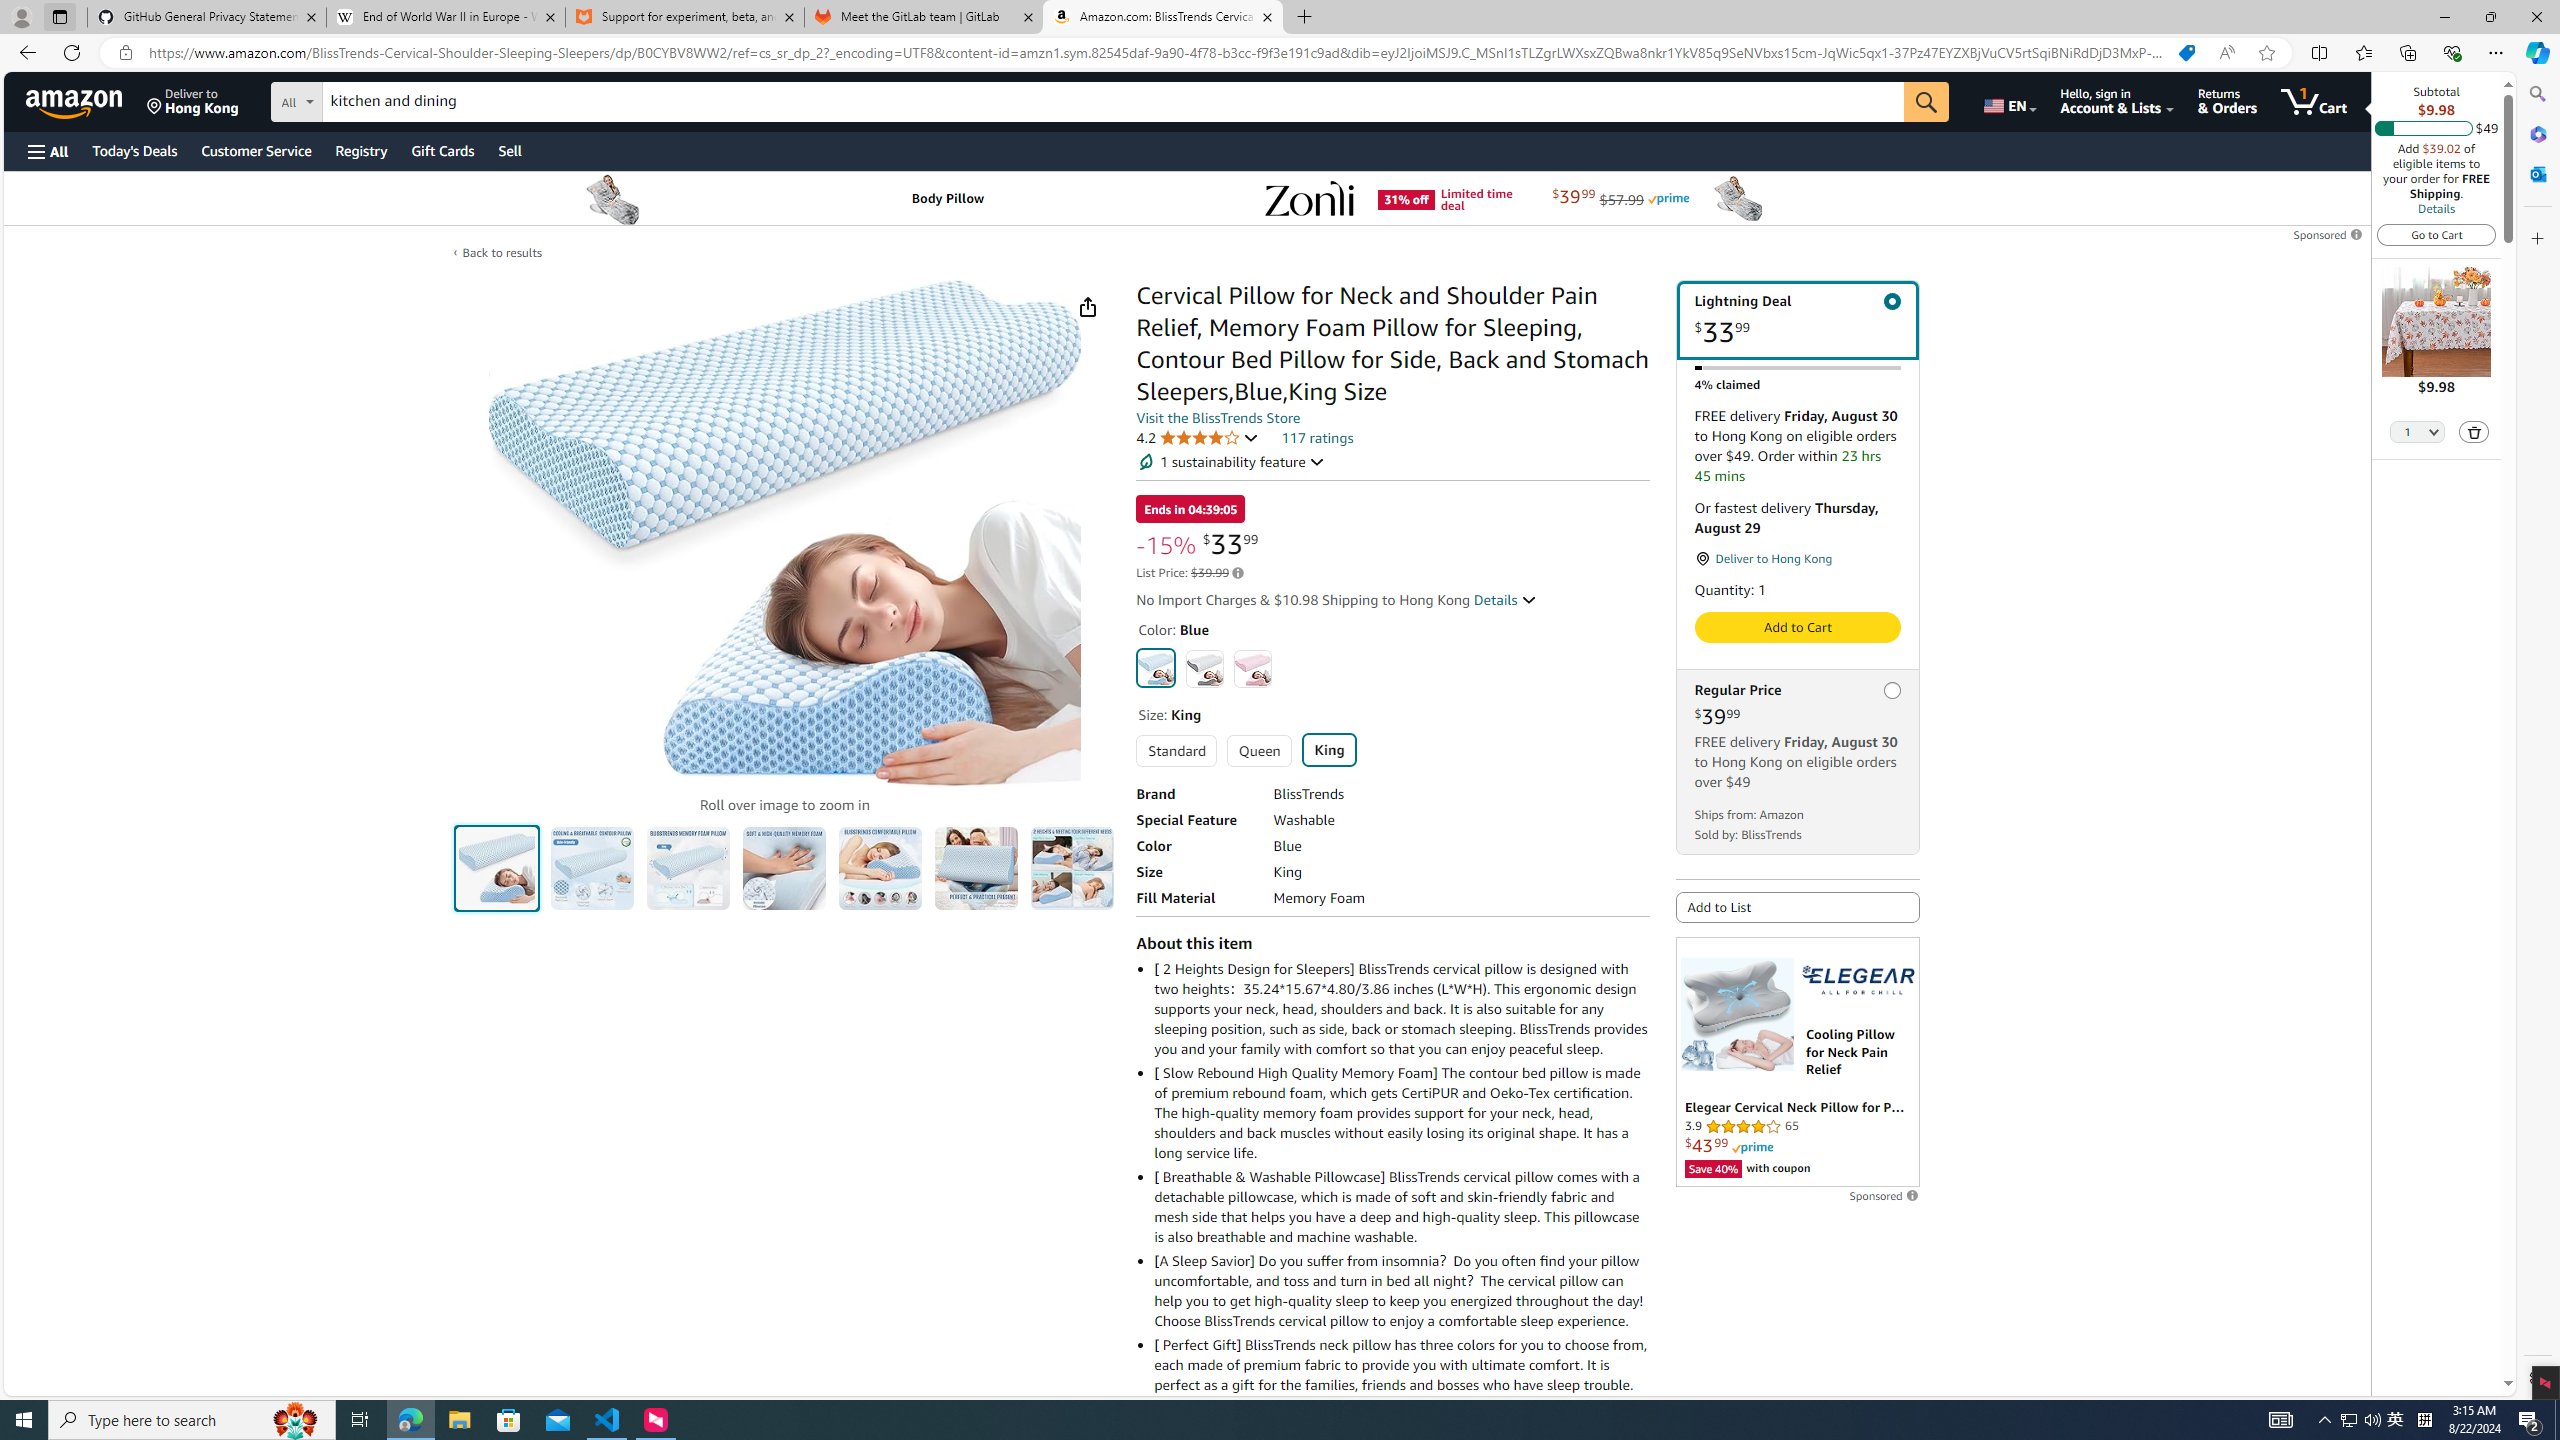 The image size is (2560, 1440). What do you see at coordinates (85, 99) in the screenshot?
I see `'Skip to main content'` at bounding box center [85, 99].